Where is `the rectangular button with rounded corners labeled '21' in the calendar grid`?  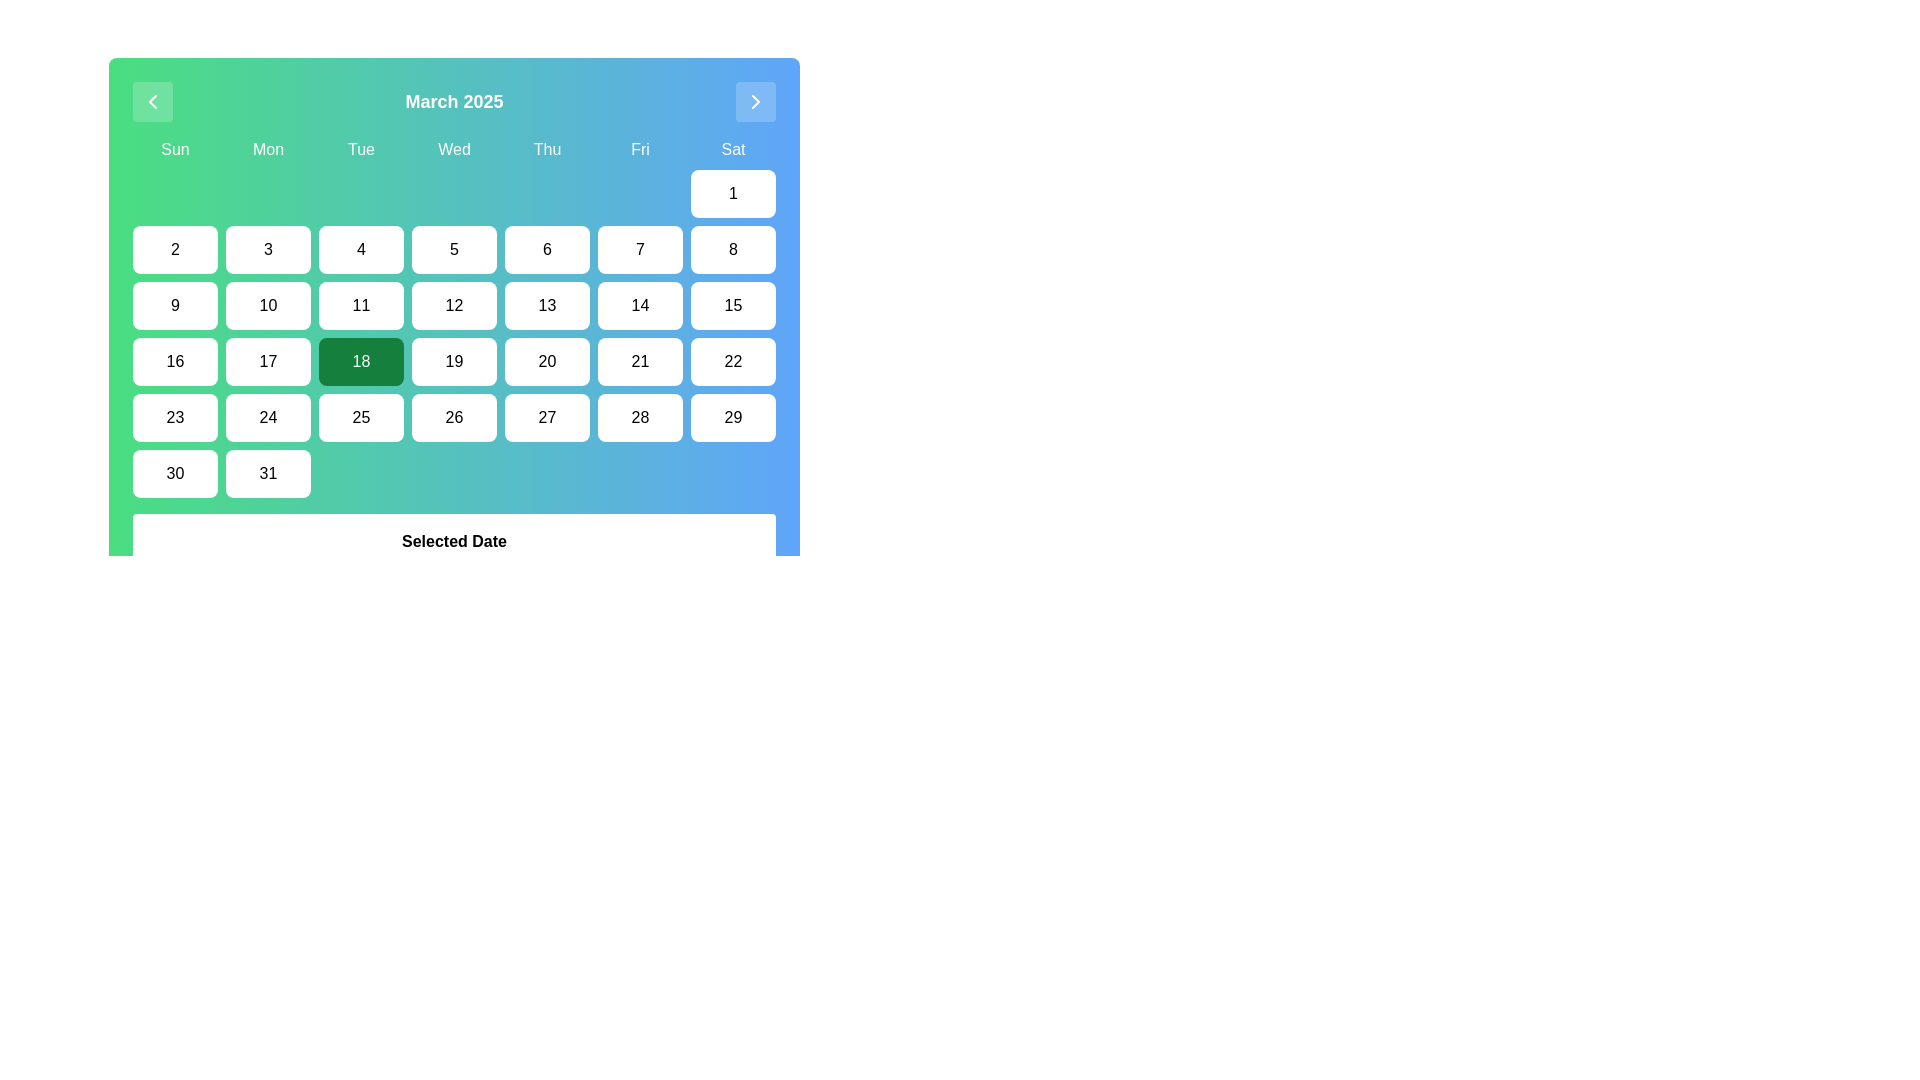 the rectangular button with rounded corners labeled '21' in the calendar grid is located at coordinates (640, 362).